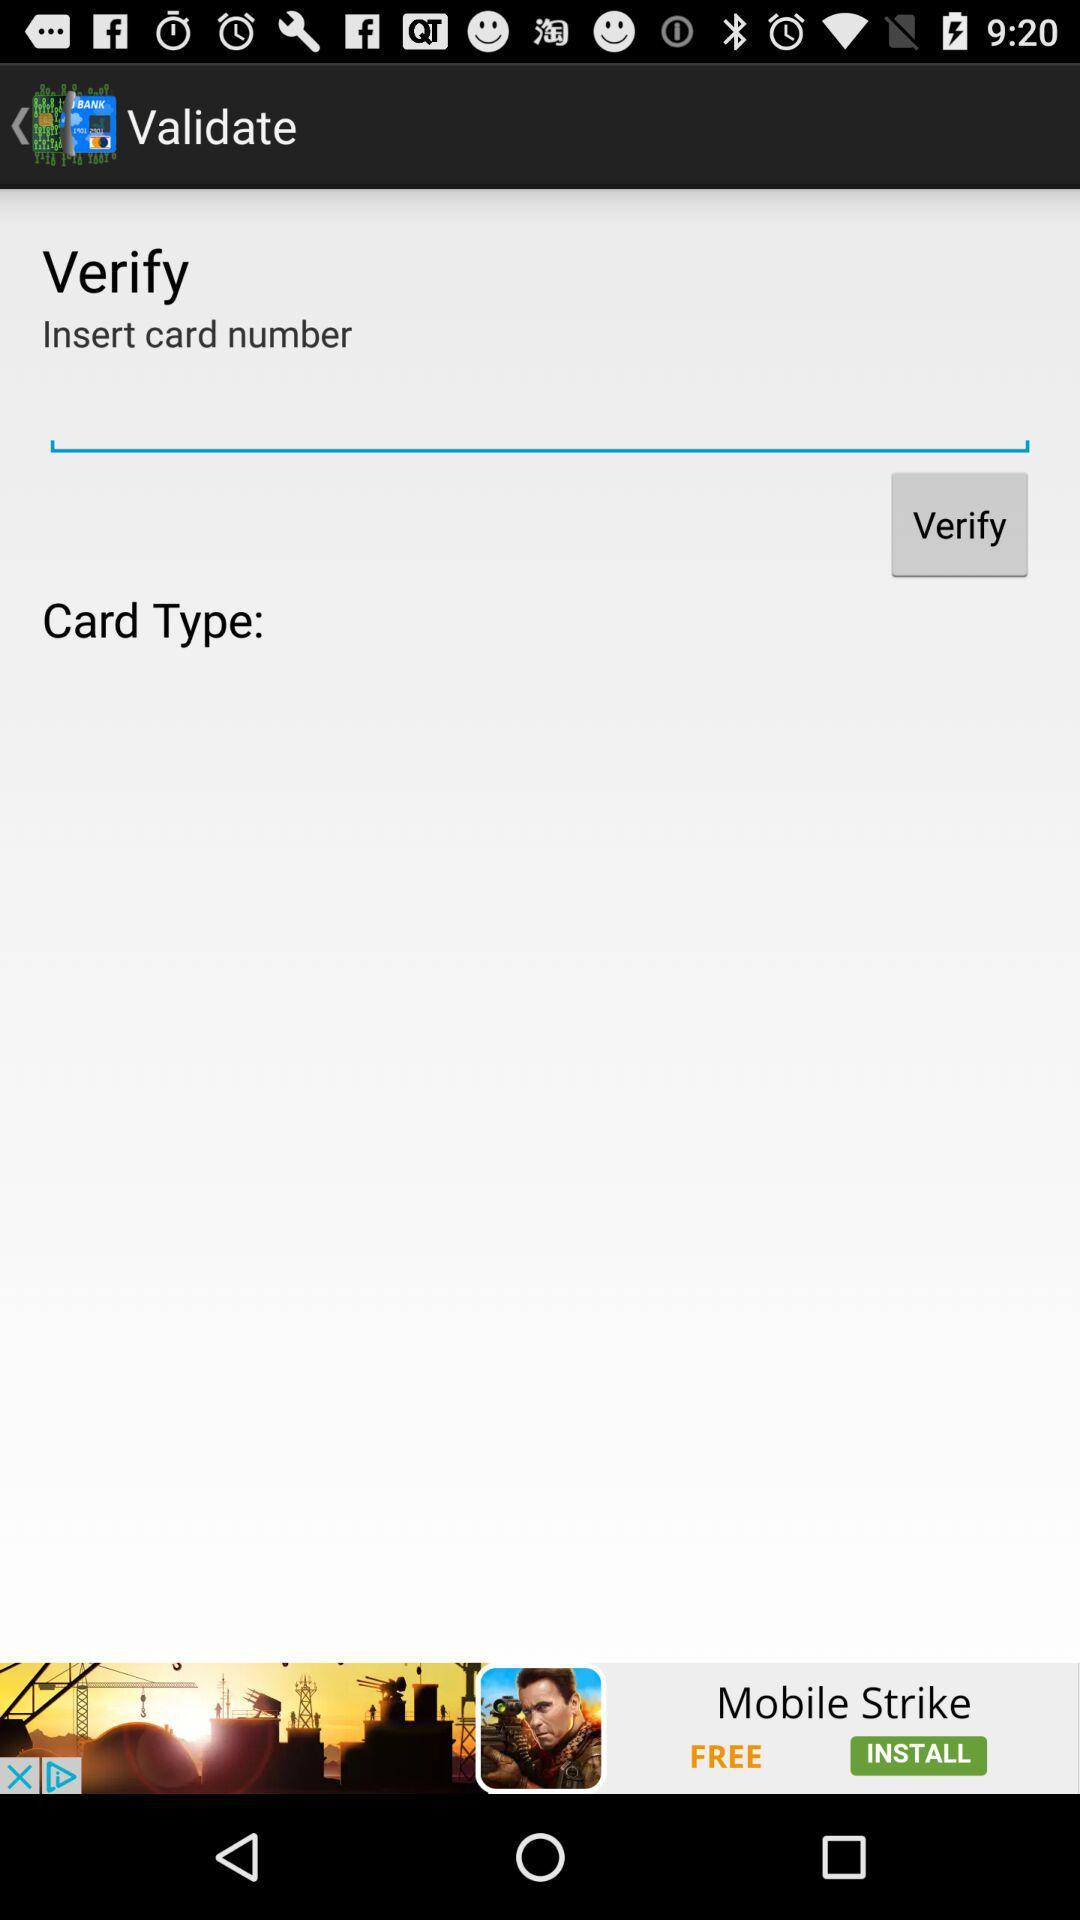 The height and width of the screenshot is (1920, 1080). Describe the element at coordinates (540, 408) in the screenshot. I see `card number` at that location.